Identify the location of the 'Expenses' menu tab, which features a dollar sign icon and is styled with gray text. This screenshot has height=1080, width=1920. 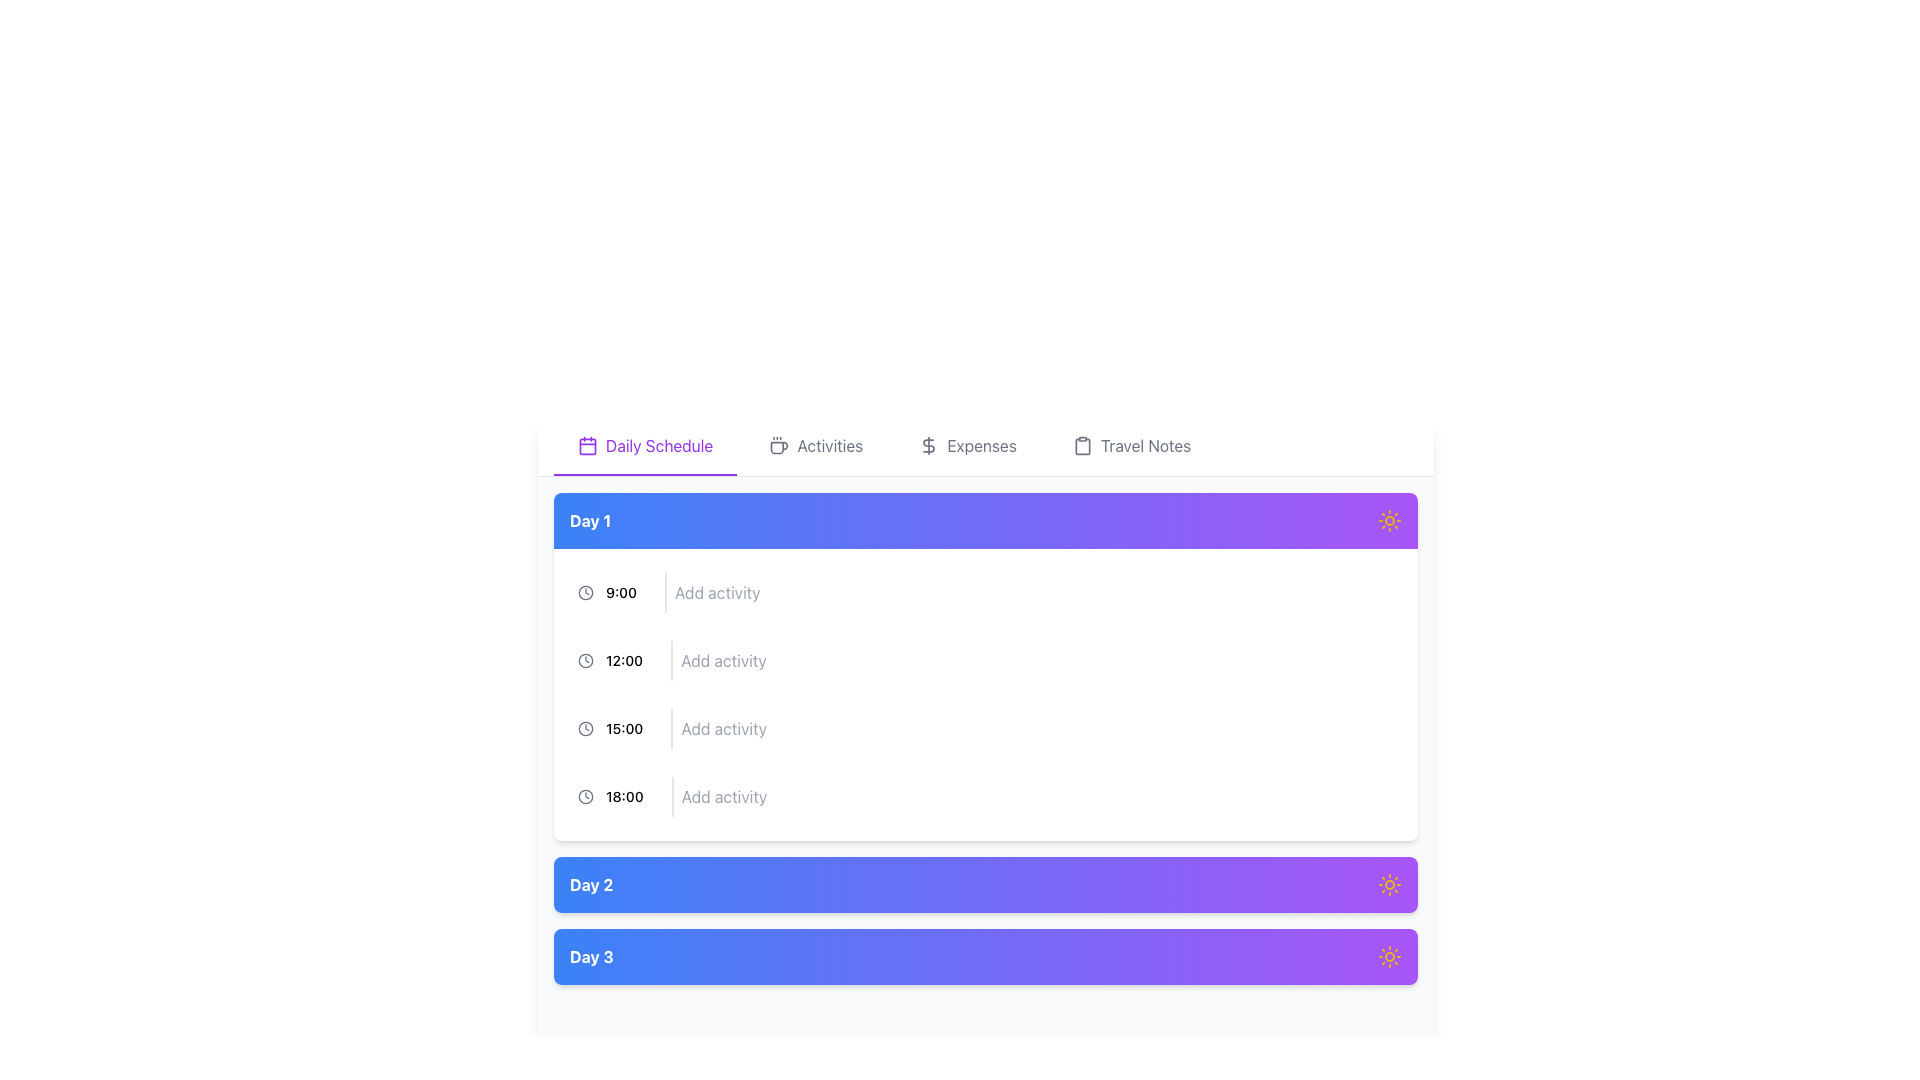
(968, 446).